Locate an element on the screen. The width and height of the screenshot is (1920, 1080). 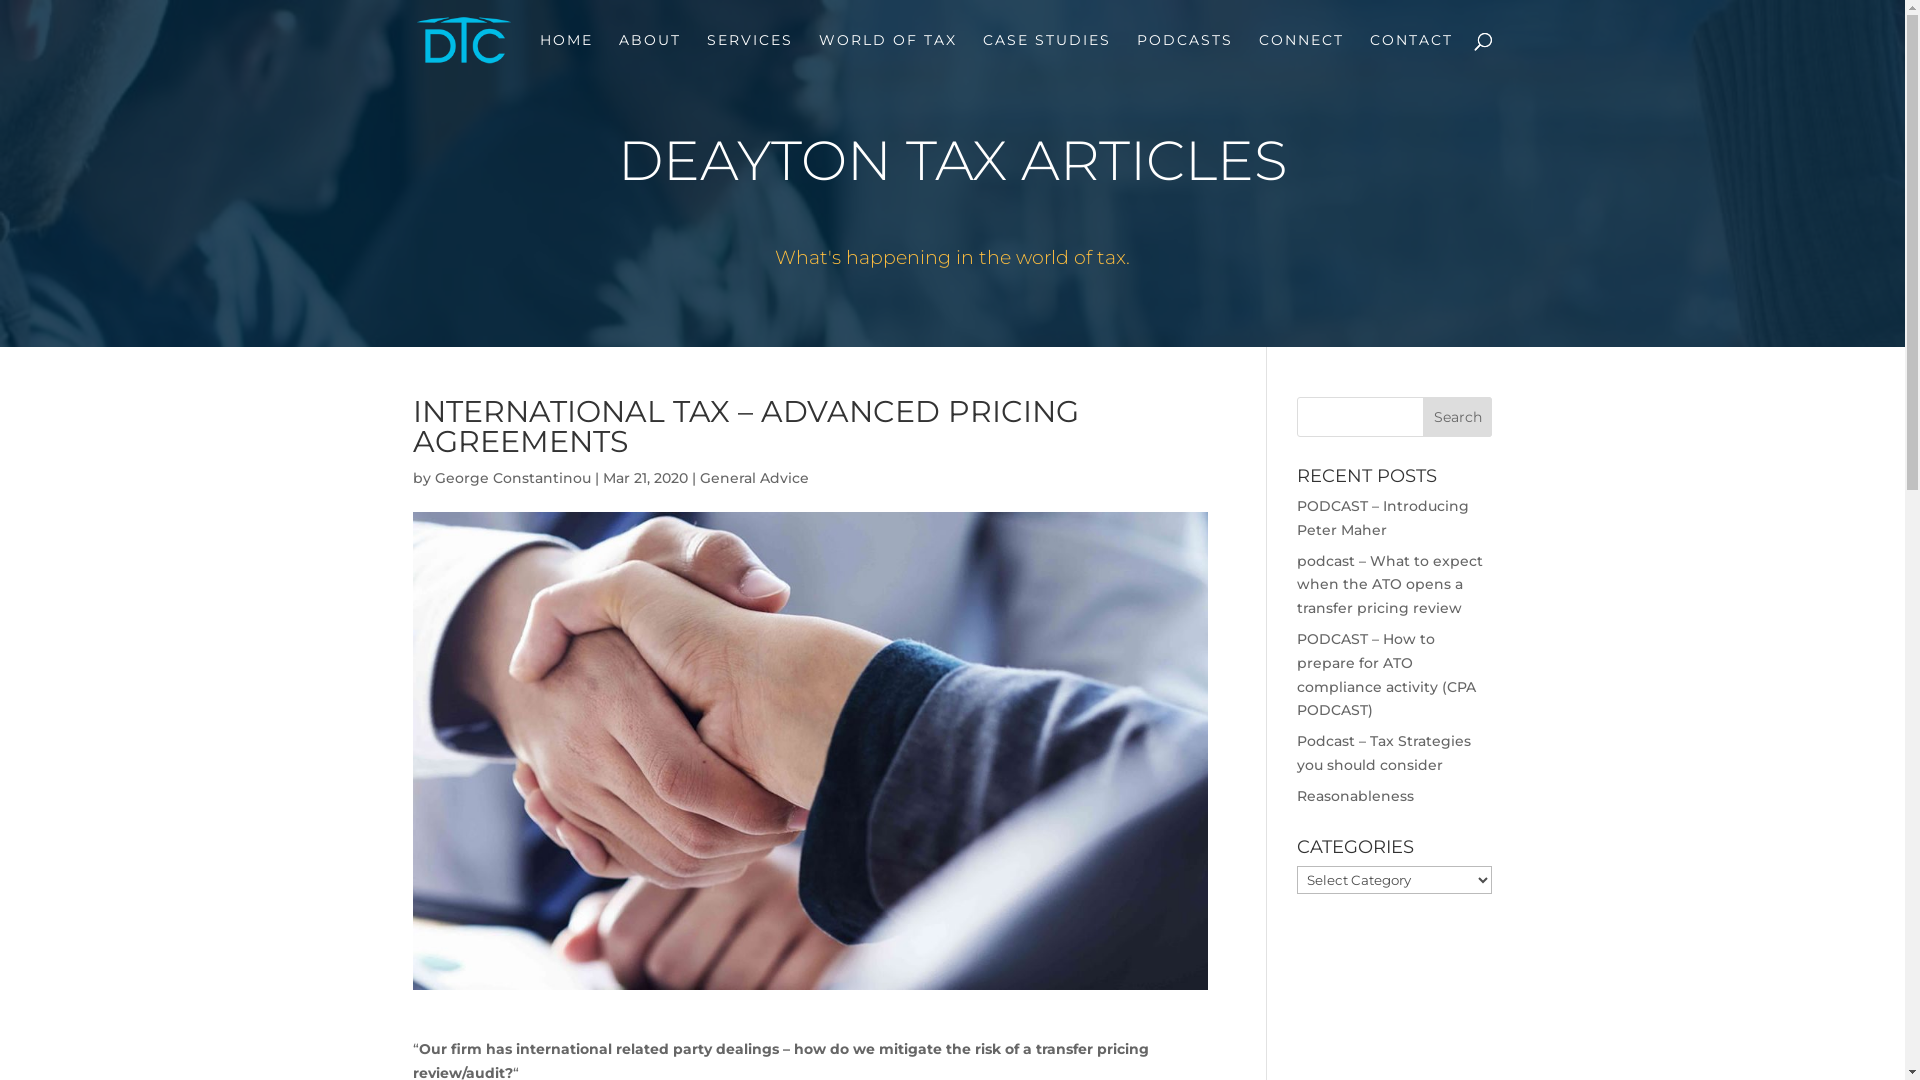
'Search' is located at coordinates (1458, 415).